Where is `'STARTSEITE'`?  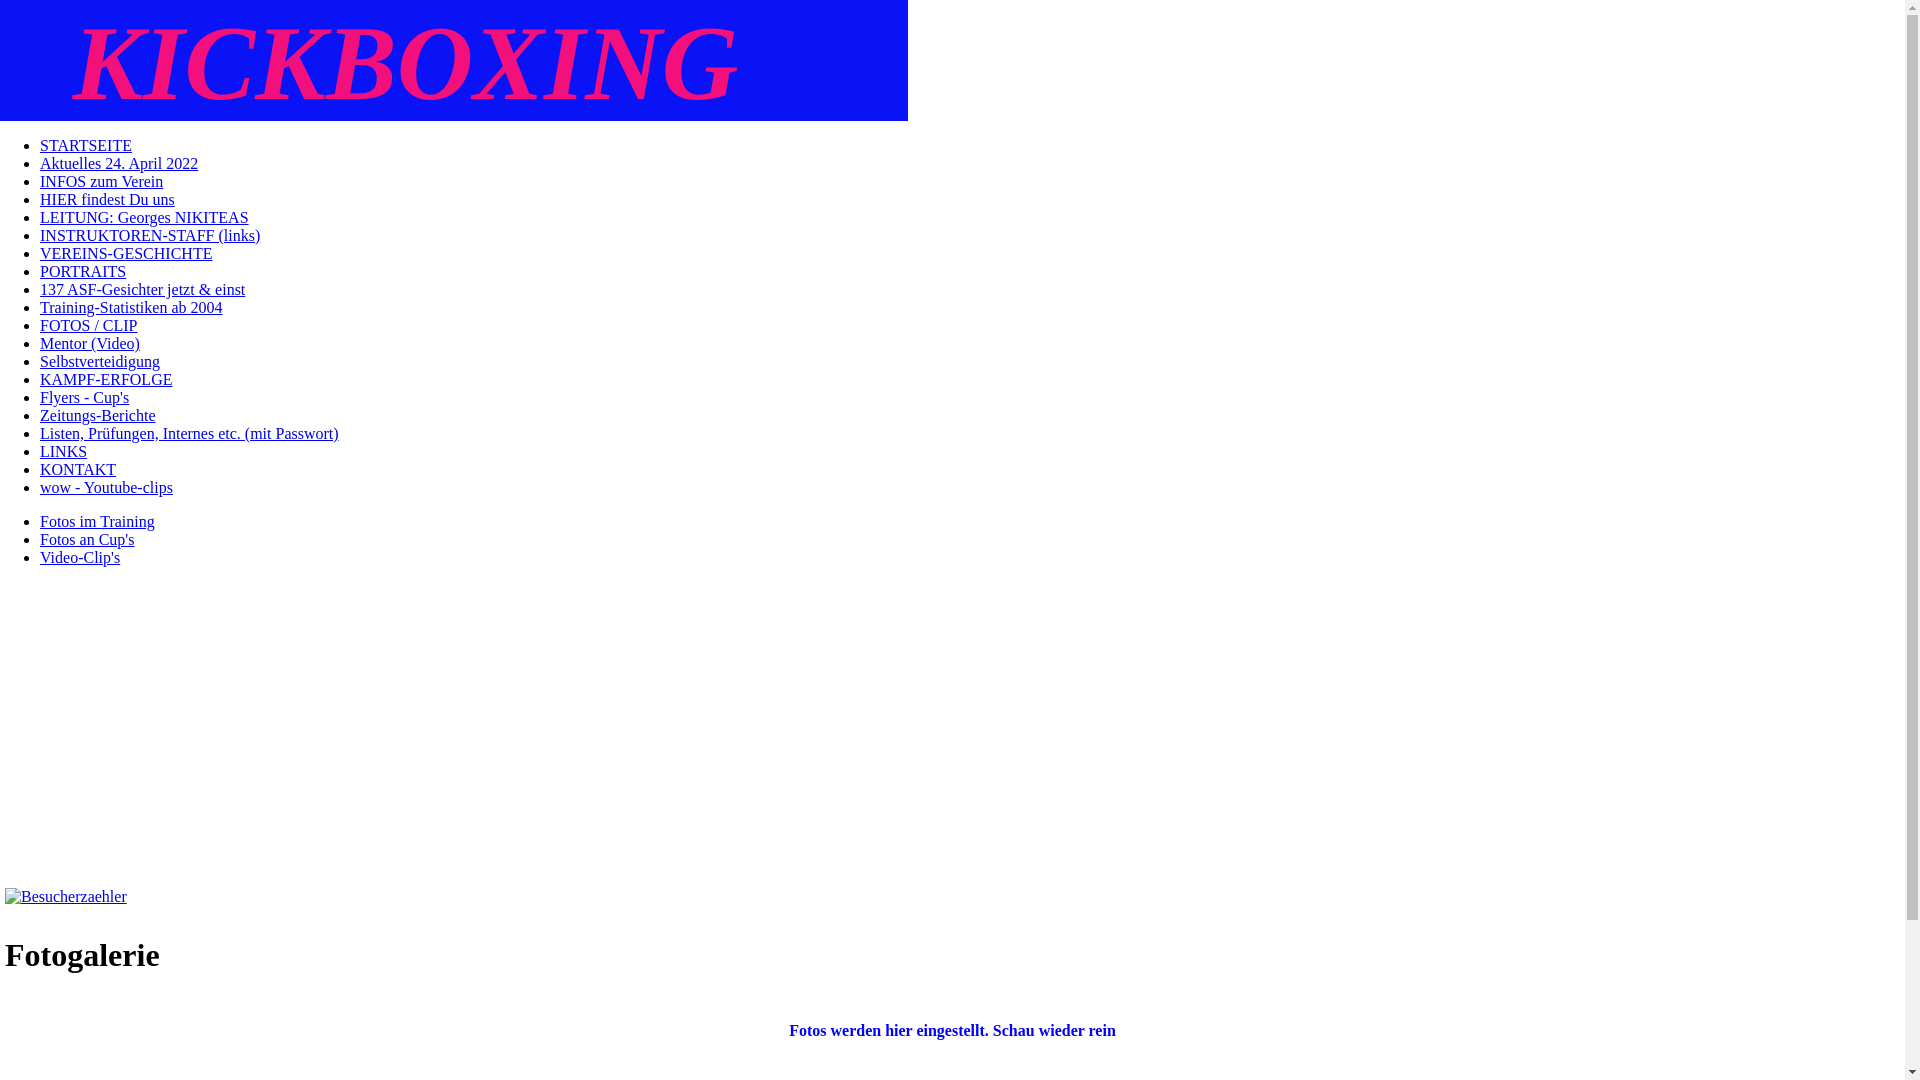
'STARTSEITE' is located at coordinates (85, 144).